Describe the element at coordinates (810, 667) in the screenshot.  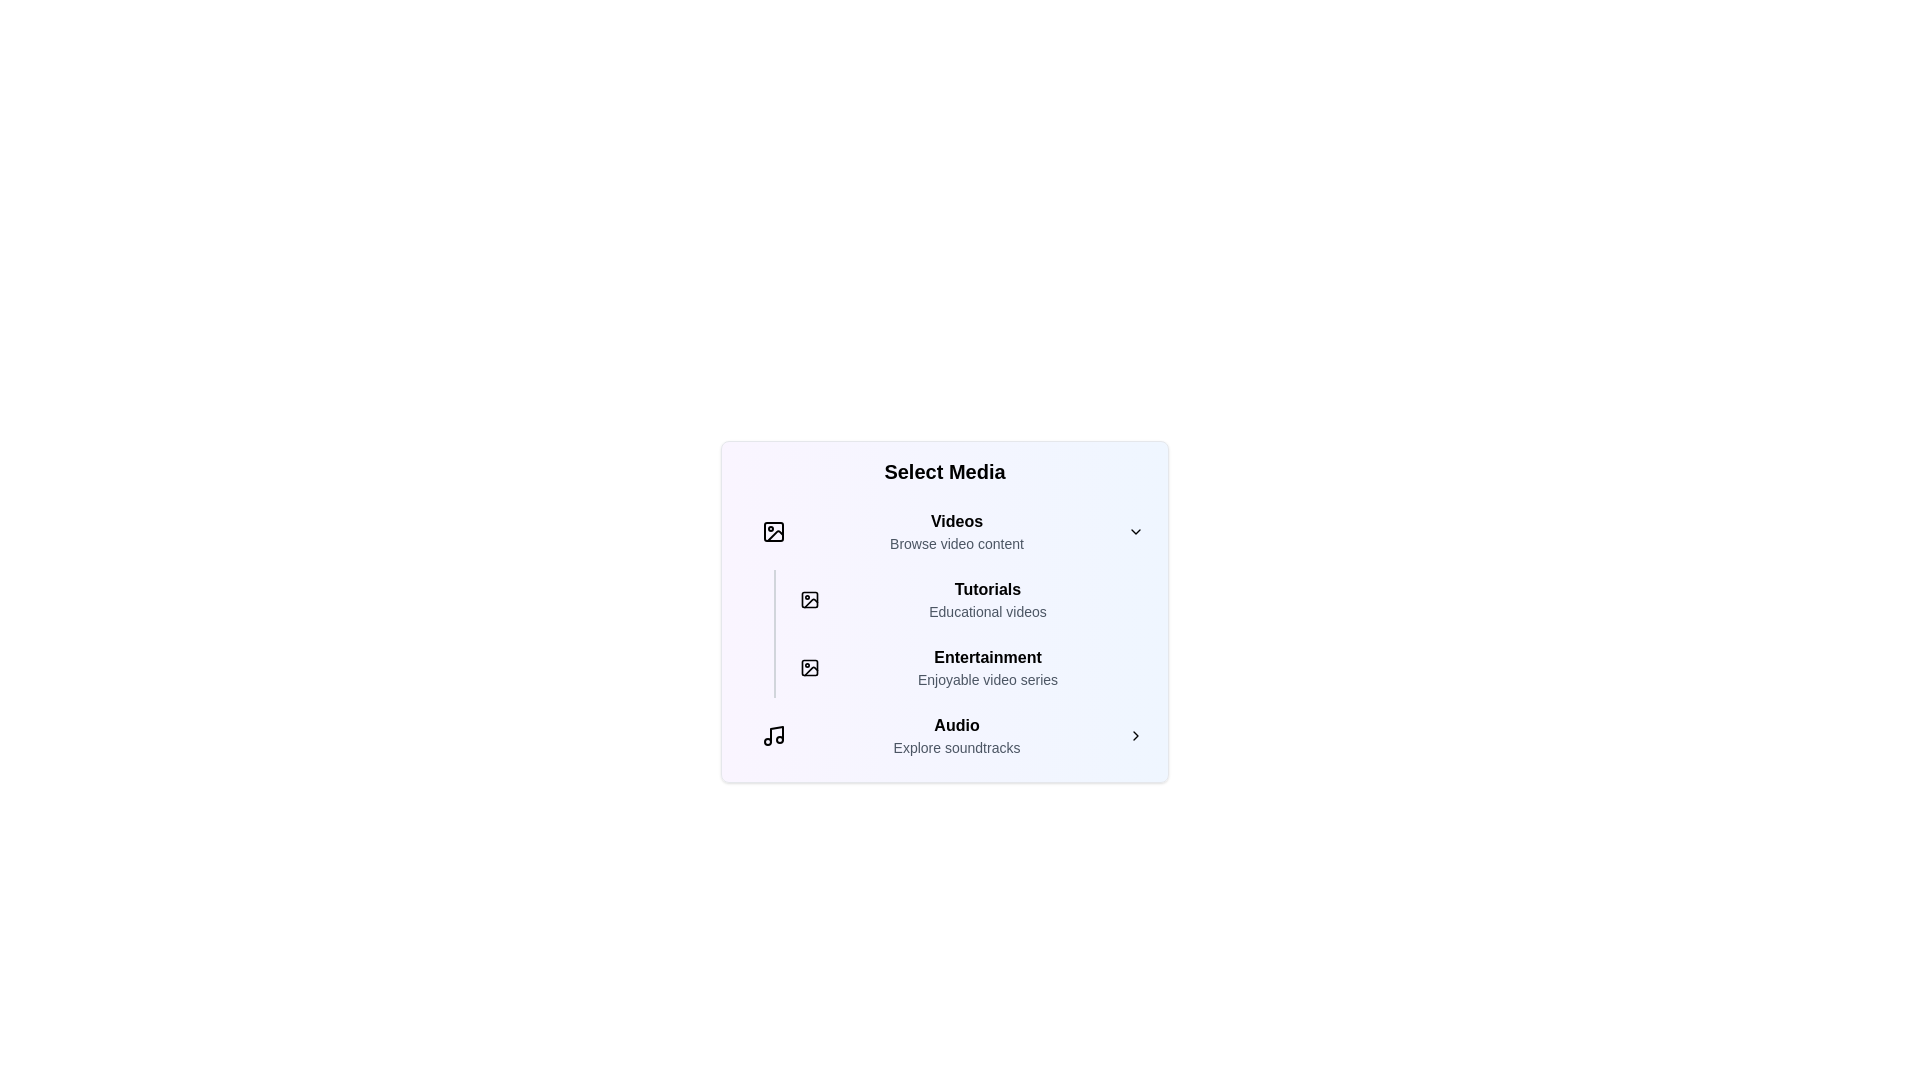
I see `the stylized square icon with rounded corners, located in the third row of the 'Select Media' panel, labeled 'Entertainment - Enjoyable video series'` at that location.